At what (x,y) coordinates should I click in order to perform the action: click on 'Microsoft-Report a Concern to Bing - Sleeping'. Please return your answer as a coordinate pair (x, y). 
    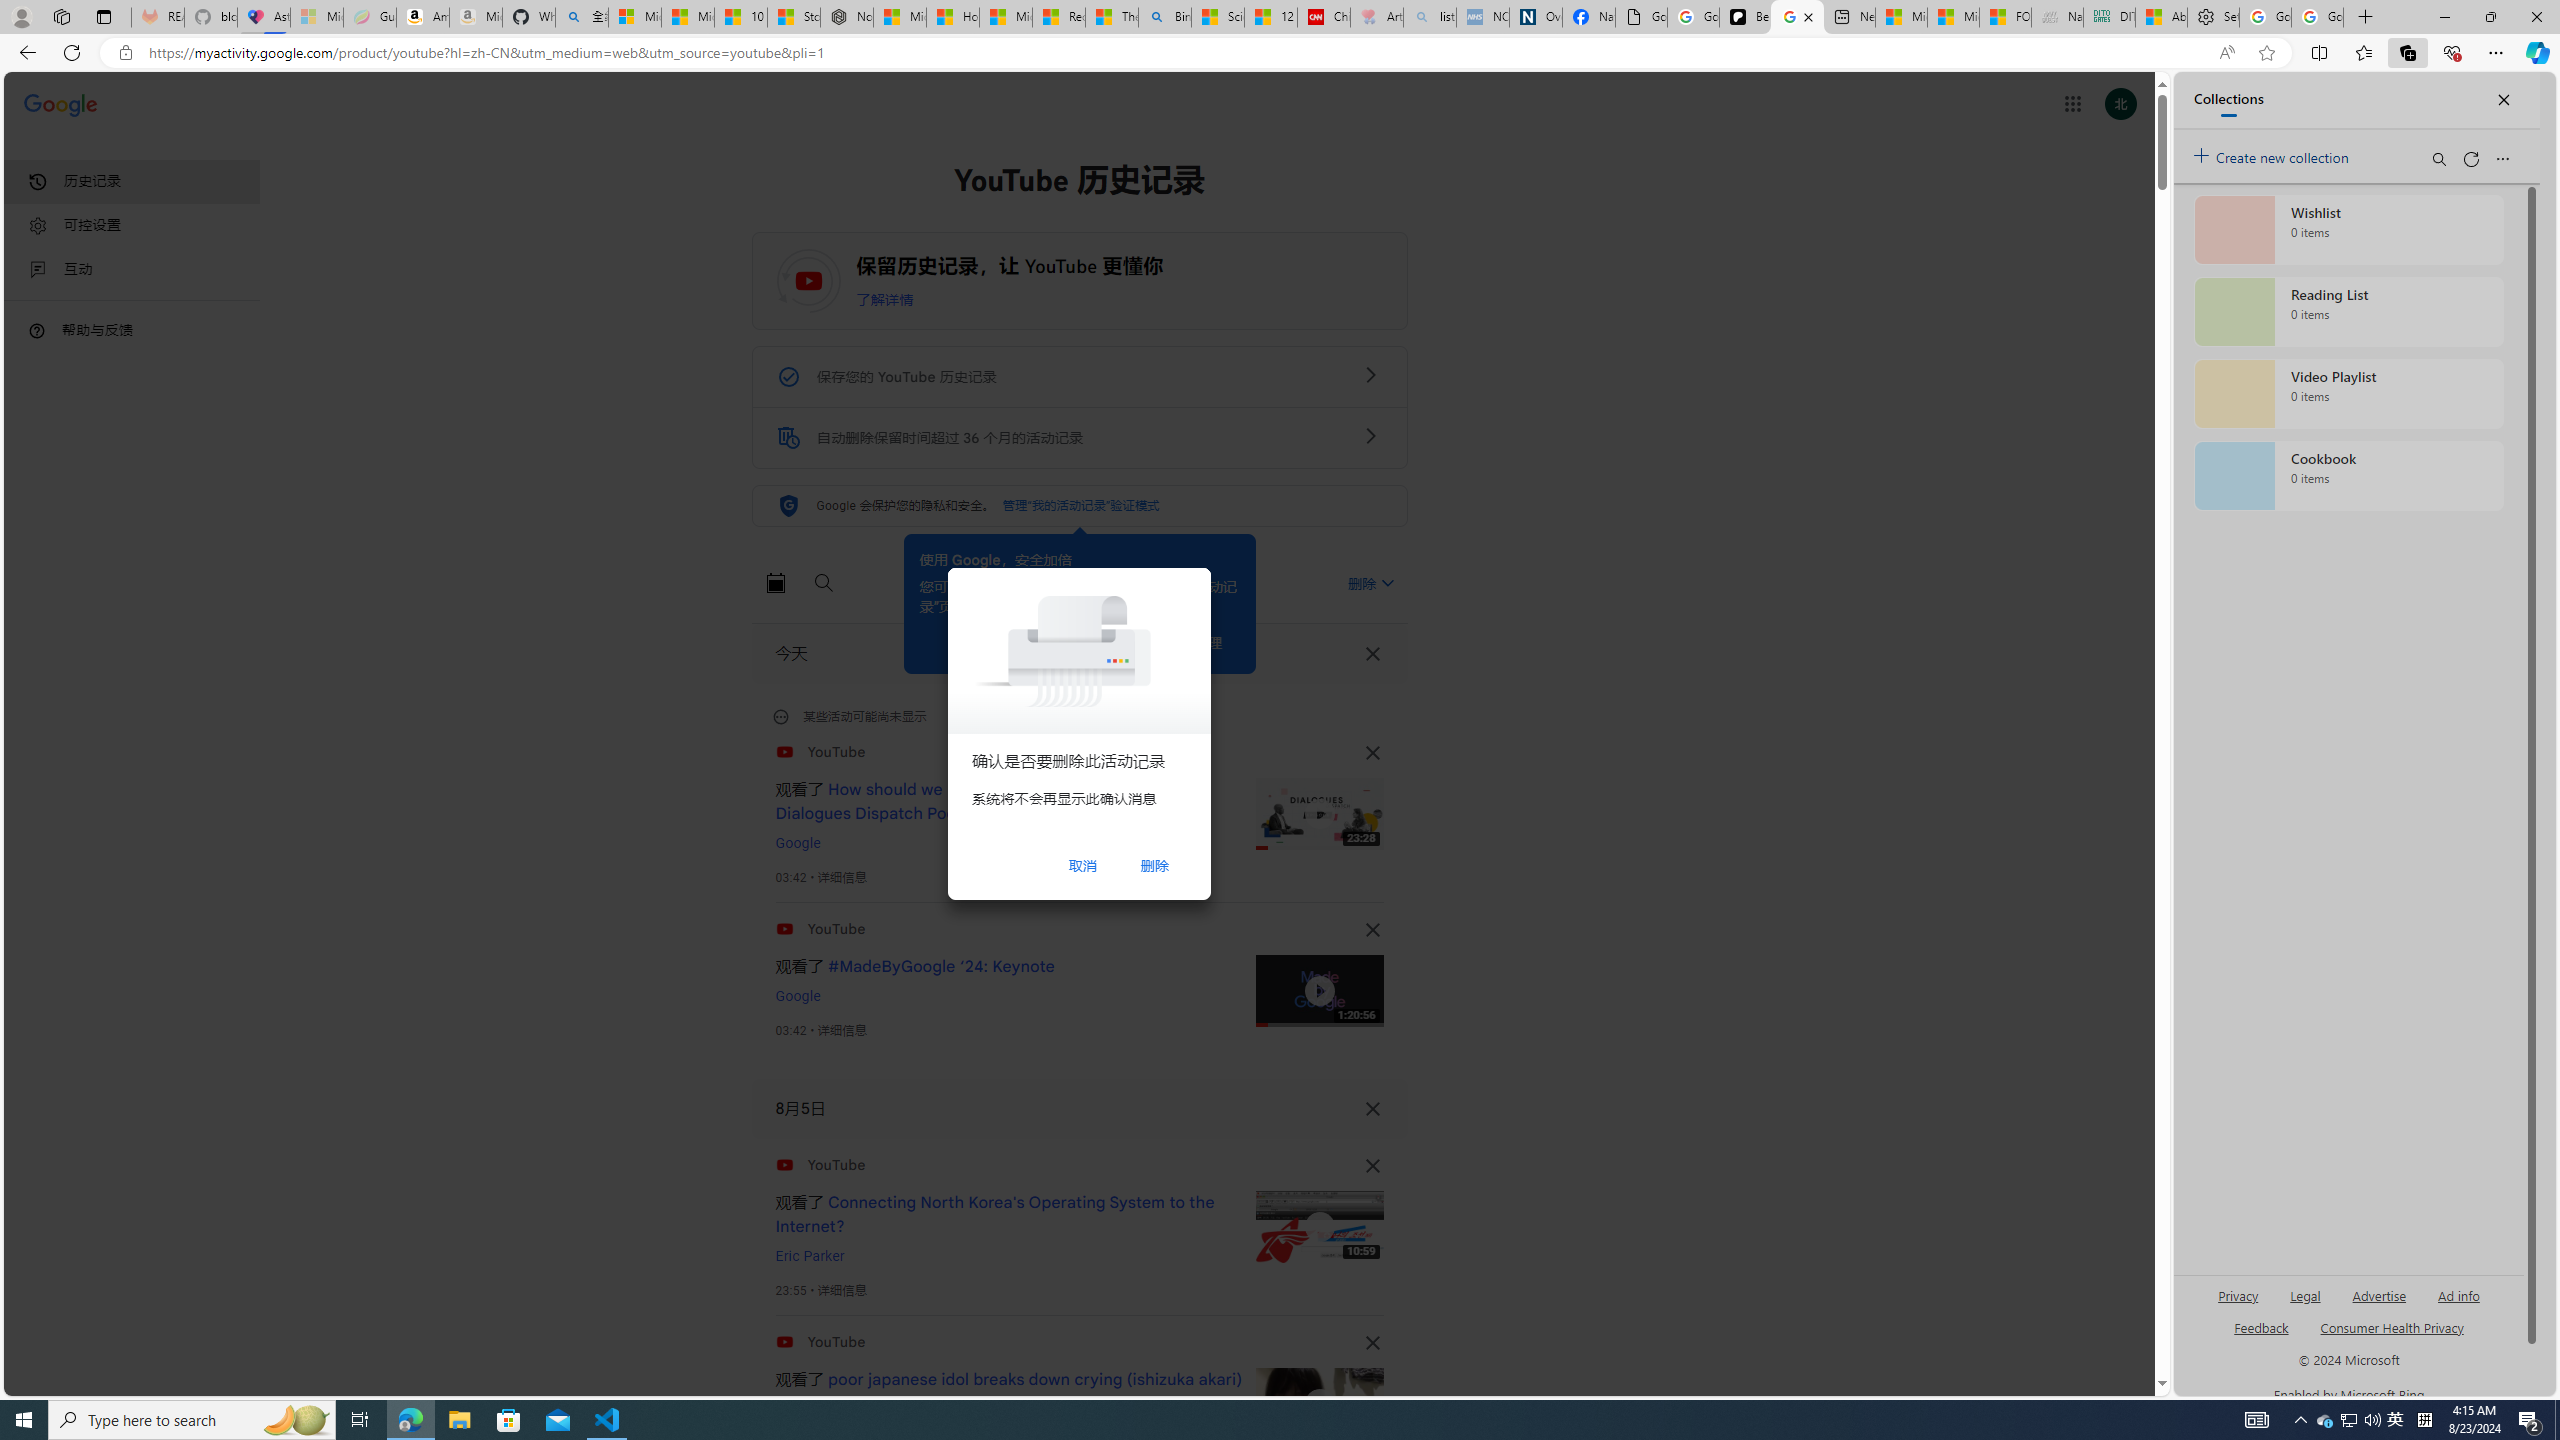
    Looking at the image, I should click on (317, 16).